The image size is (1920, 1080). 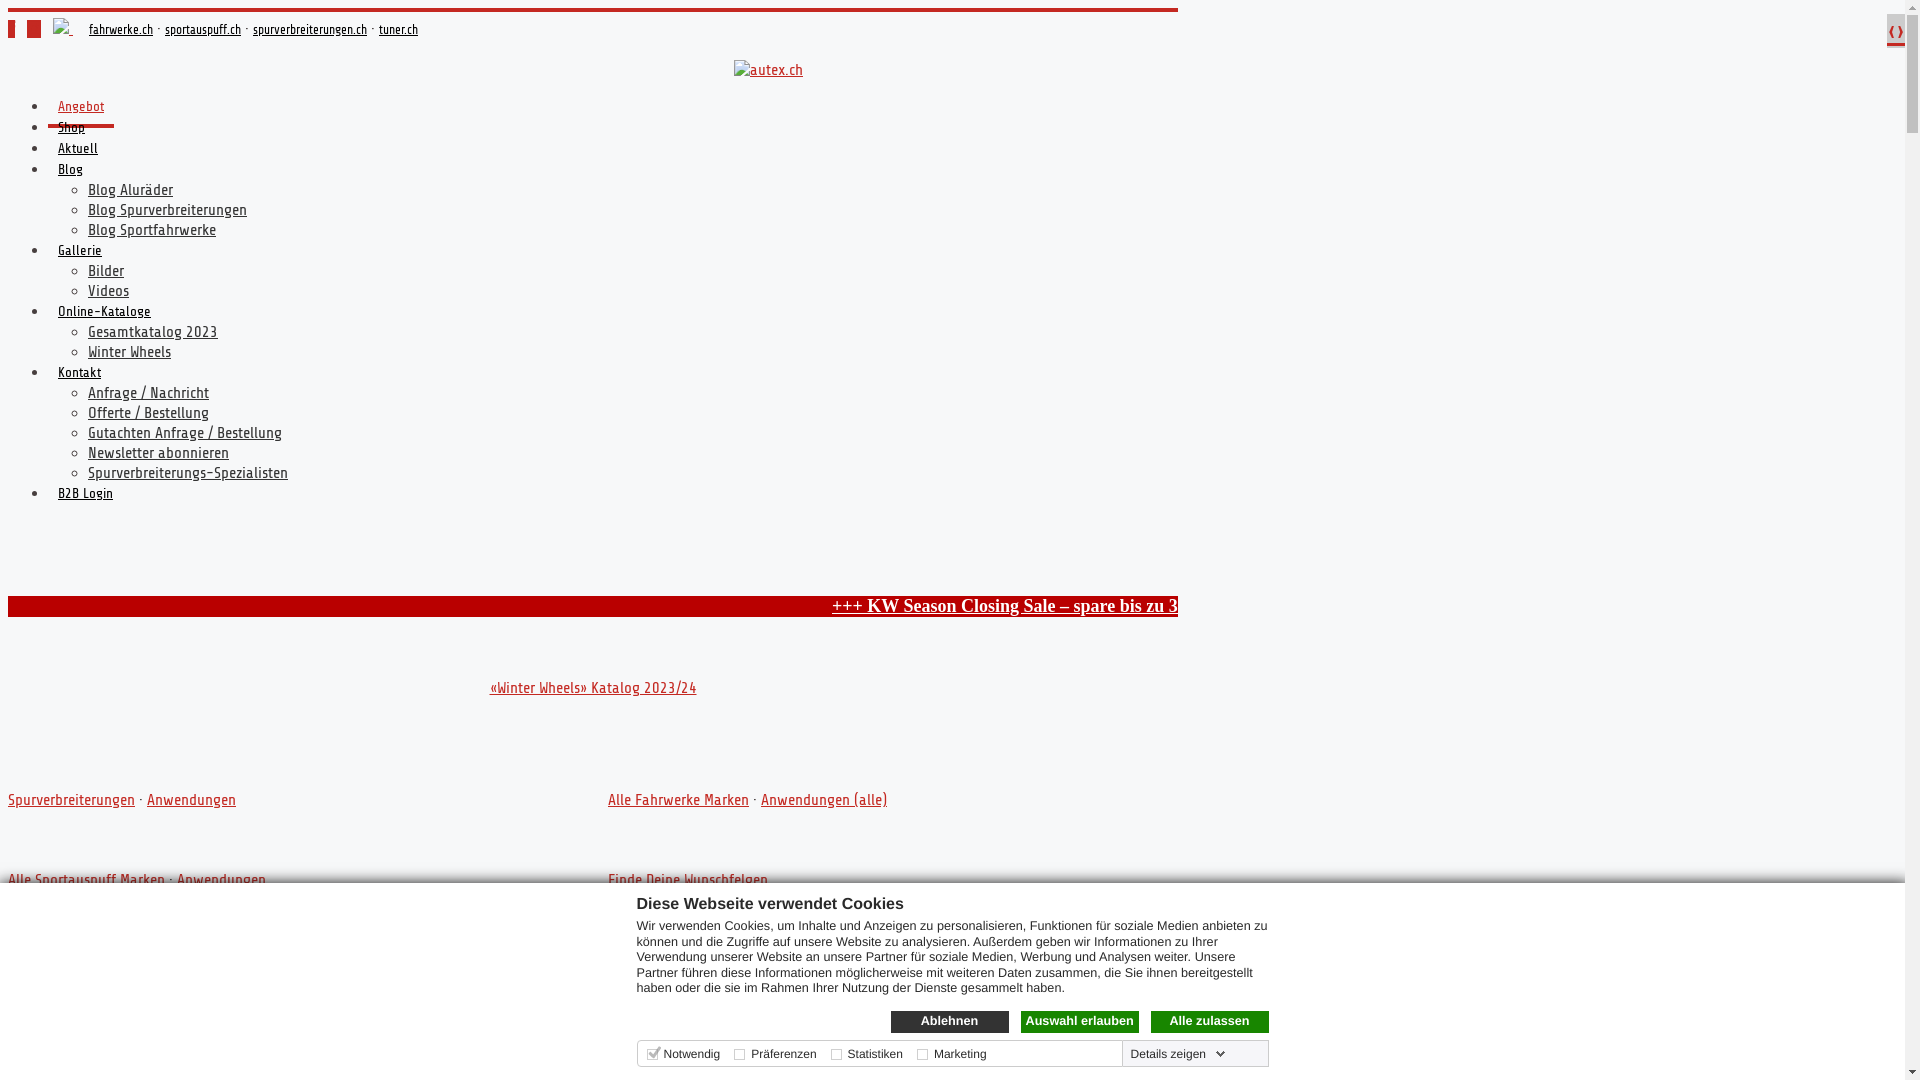 I want to click on 'Finde Deine Wunschfelgen', so click(x=687, y=878).